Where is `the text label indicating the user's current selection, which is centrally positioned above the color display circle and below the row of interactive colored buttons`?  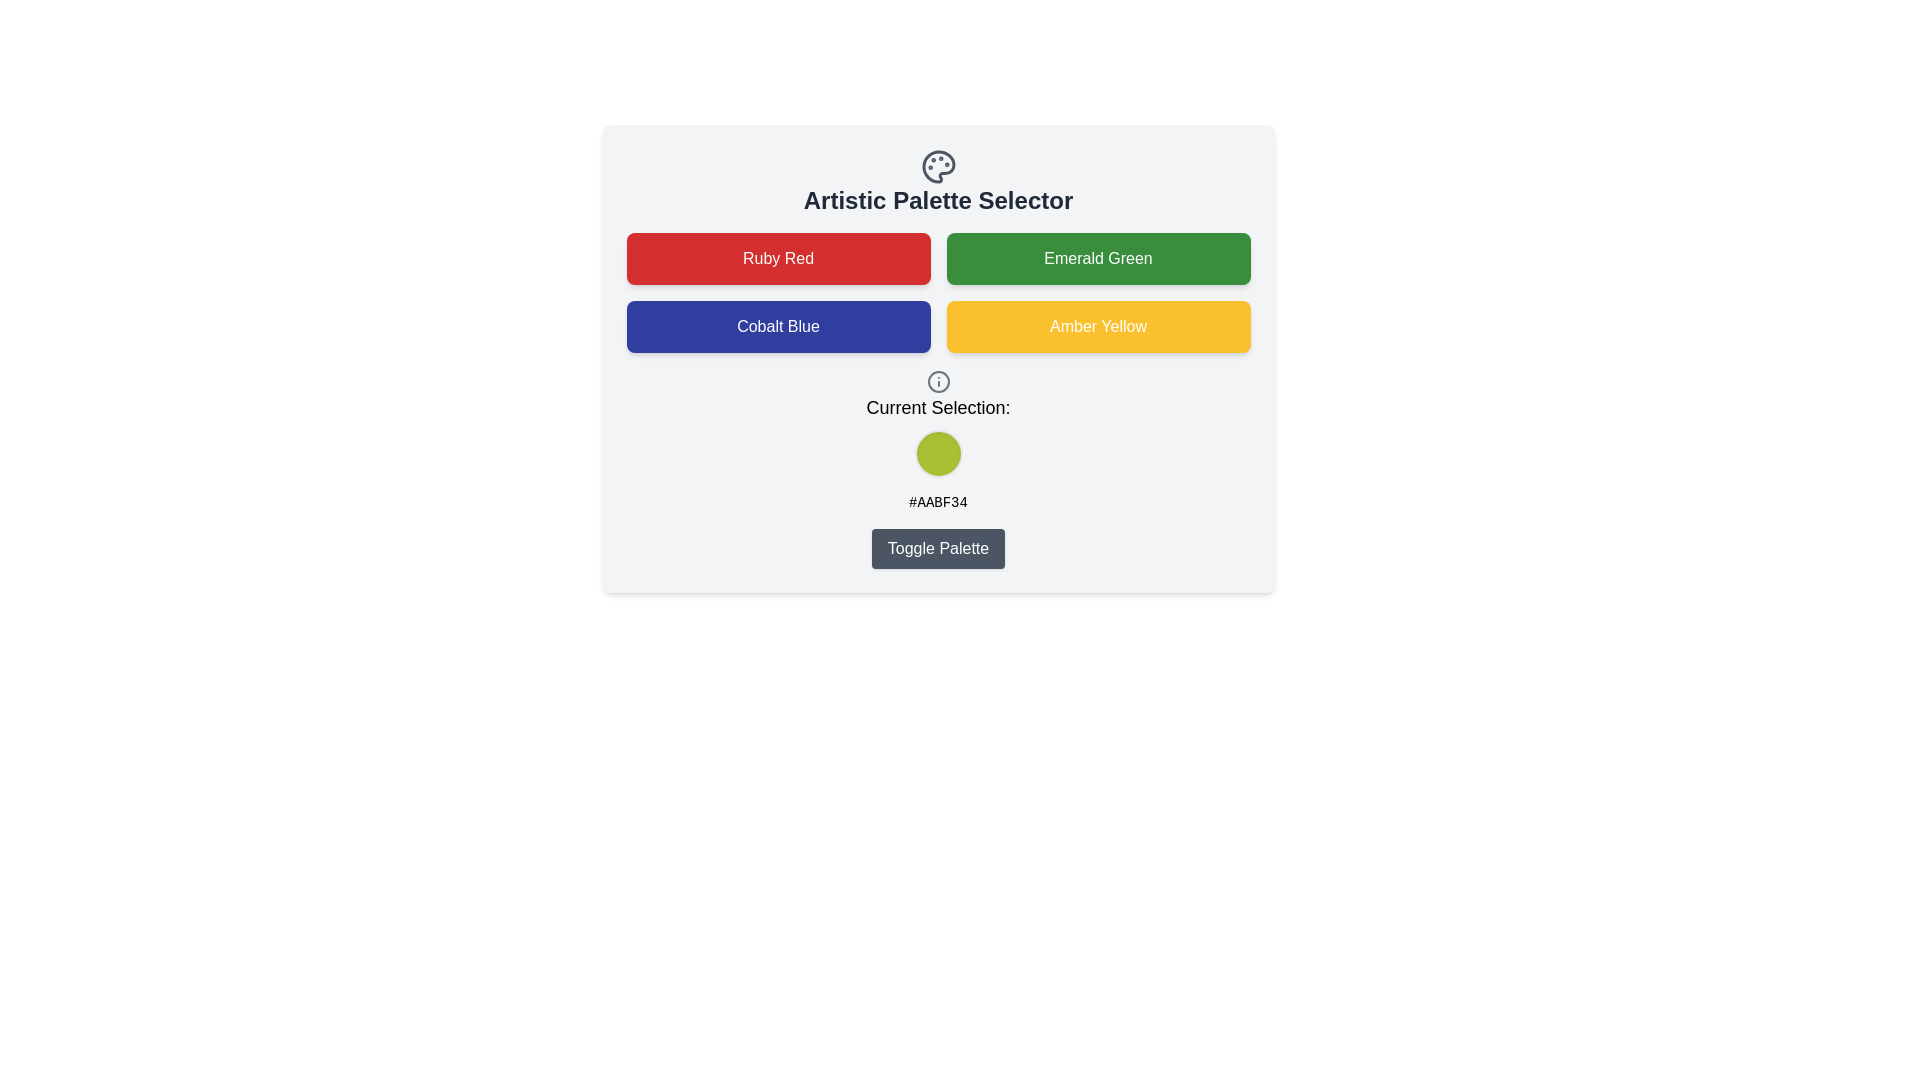 the text label indicating the user's current selection, which is centrally positioned above the color display circle and below the row of interactive colored buttons is located at coordinates (937, 406).